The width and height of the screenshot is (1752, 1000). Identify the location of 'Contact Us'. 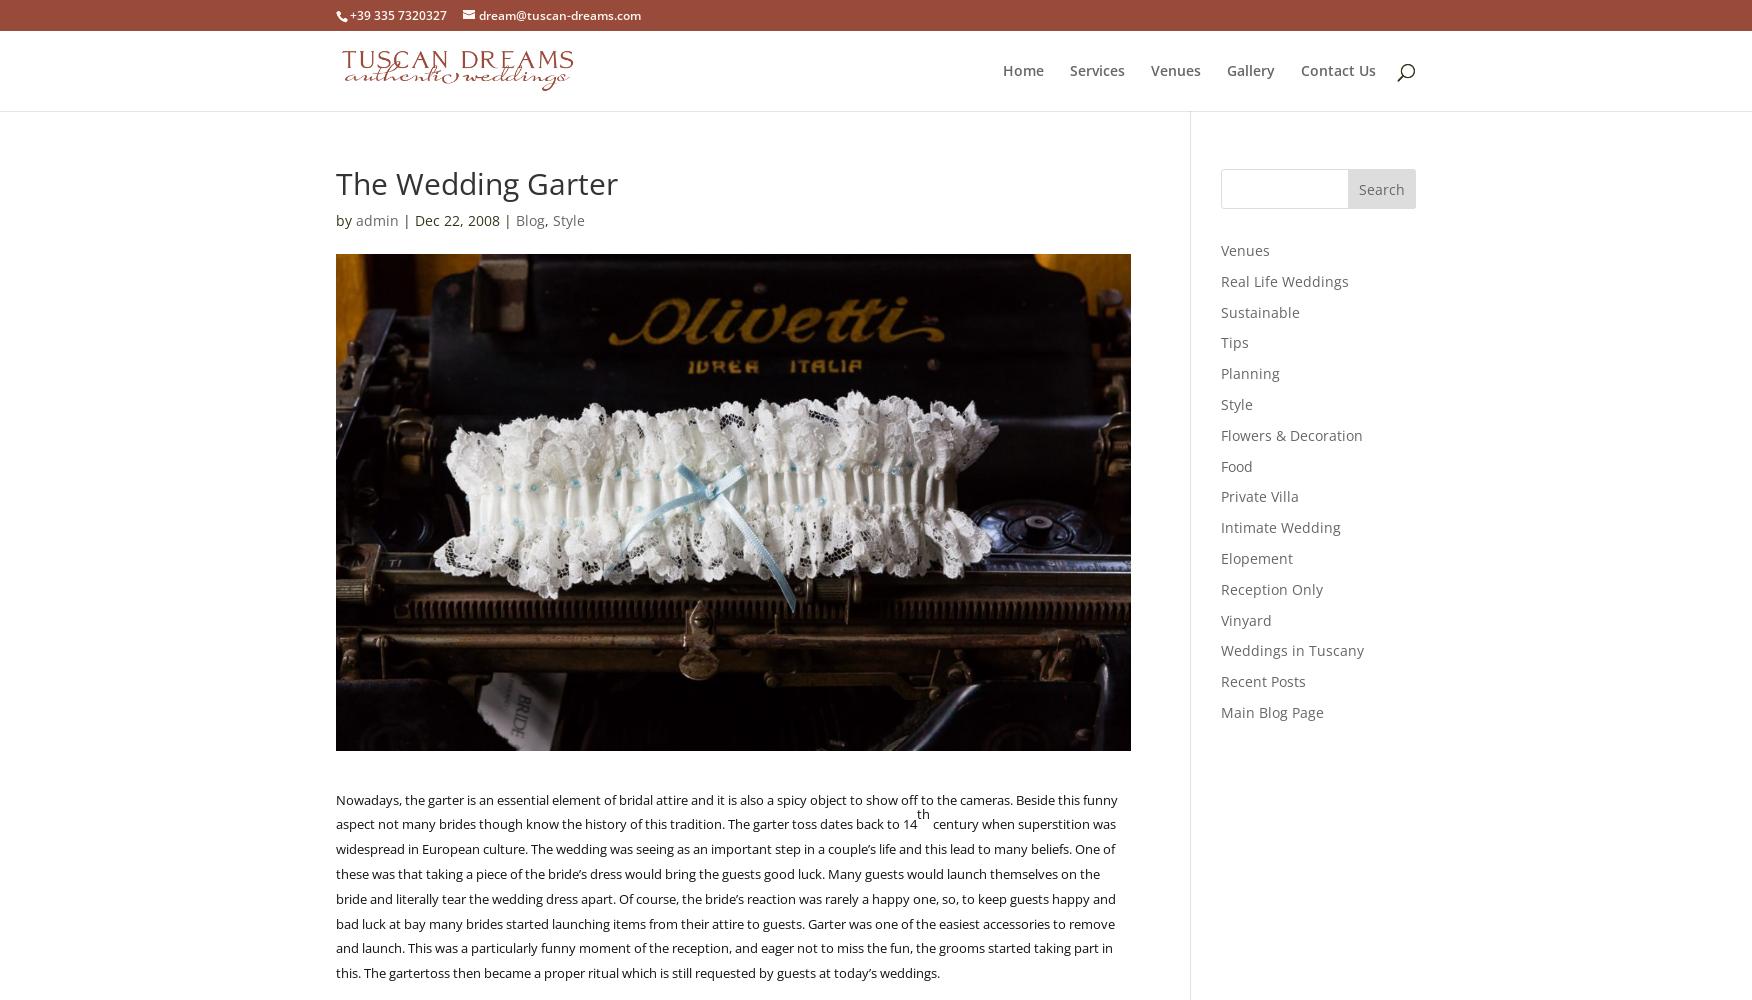
(1338, 69).